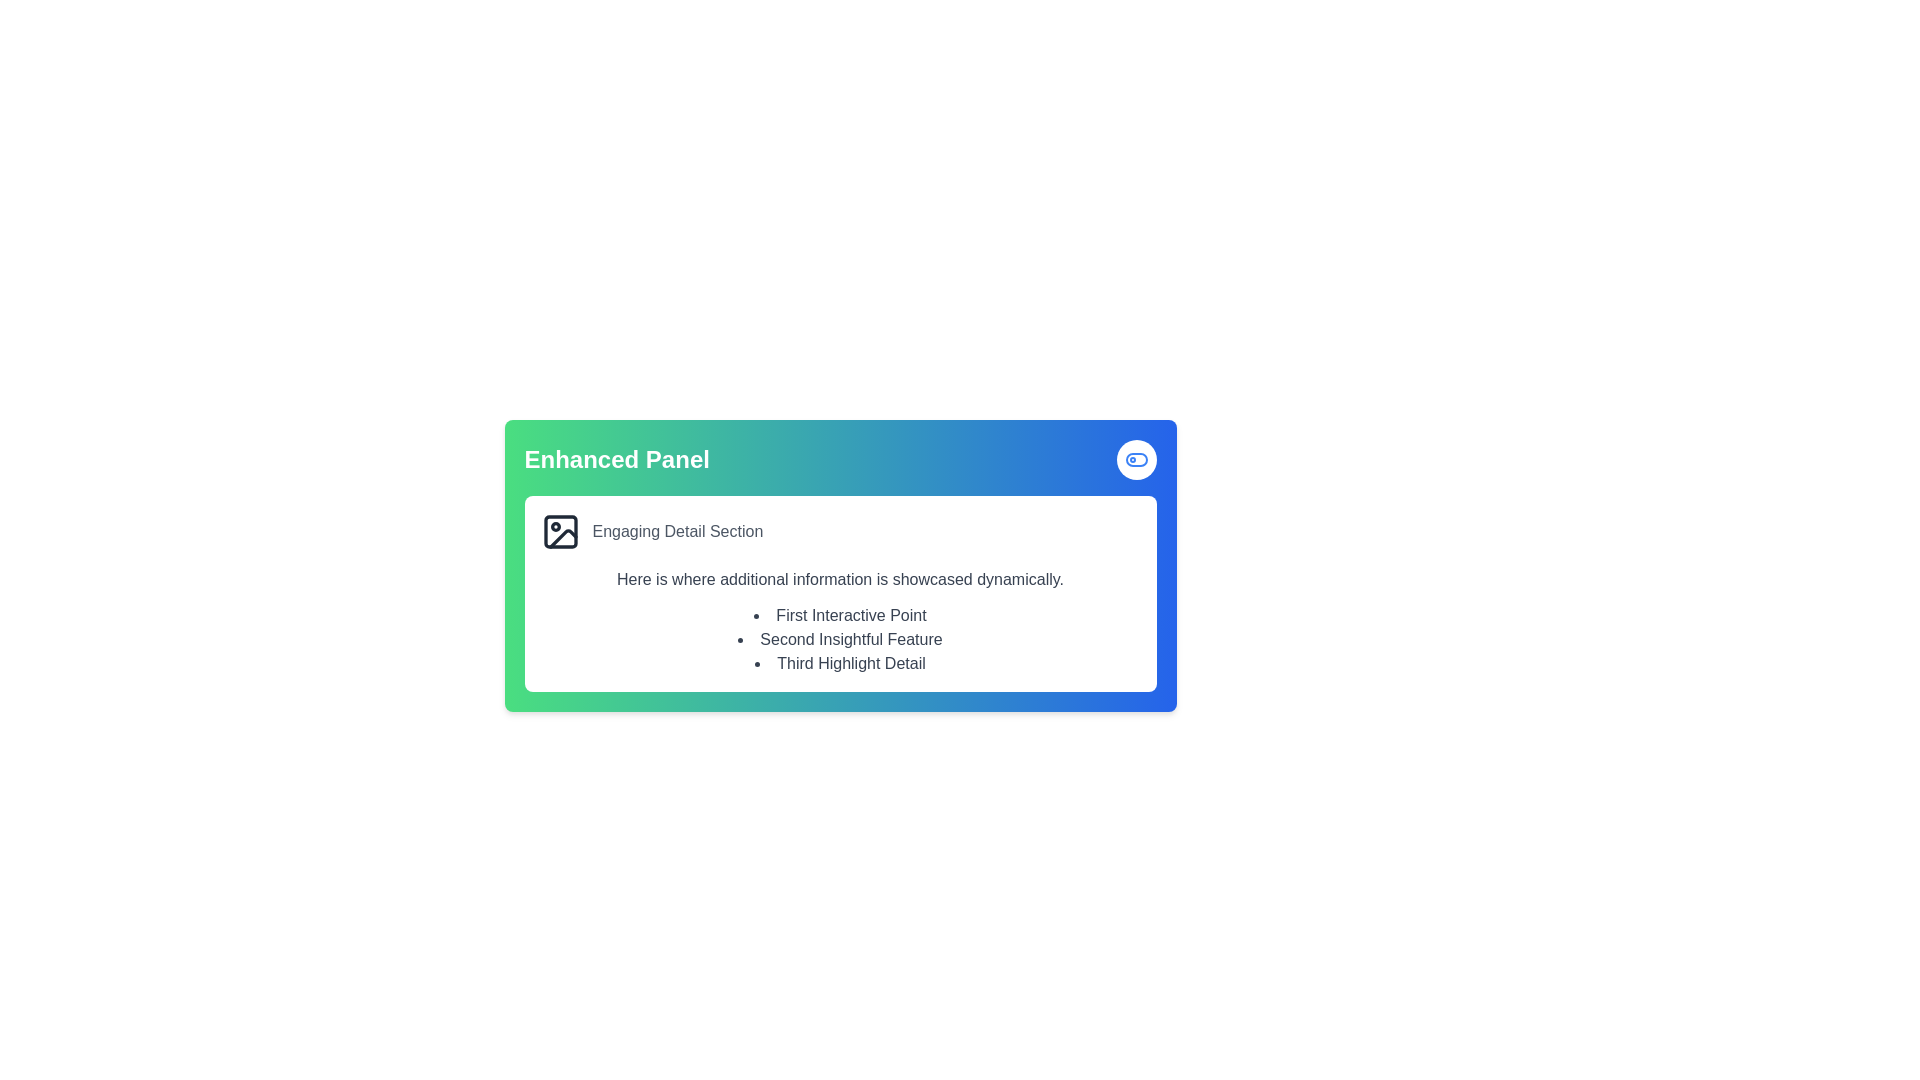  Describe the element at coordinates (840, 566) in the screenshot. I see `descriptive title and overview information displayed on the central panel above the white sub-panel` at that location.